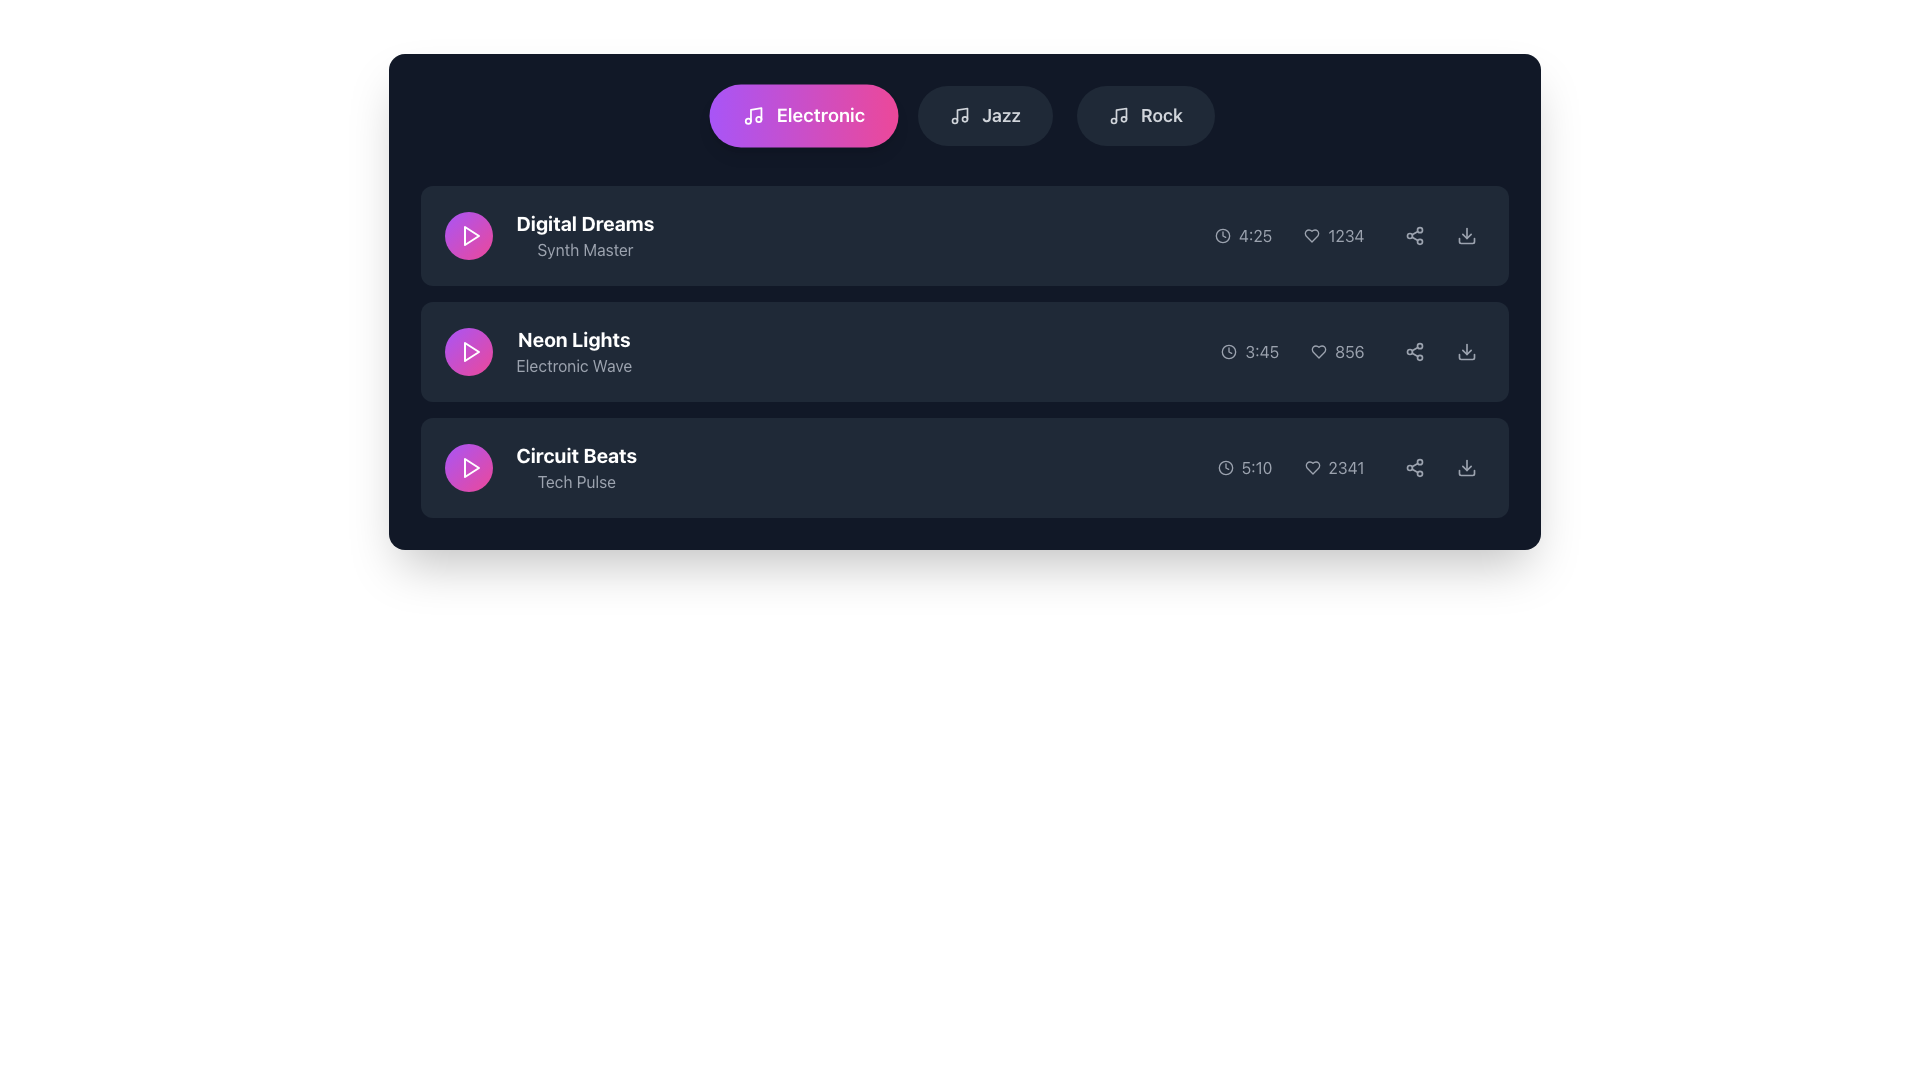 The width and height of the screenshot is (1920, 1080). I want to click on the music icon located to the left of the 'Rock' text label in the top section of the interface, so click(1117, 115).